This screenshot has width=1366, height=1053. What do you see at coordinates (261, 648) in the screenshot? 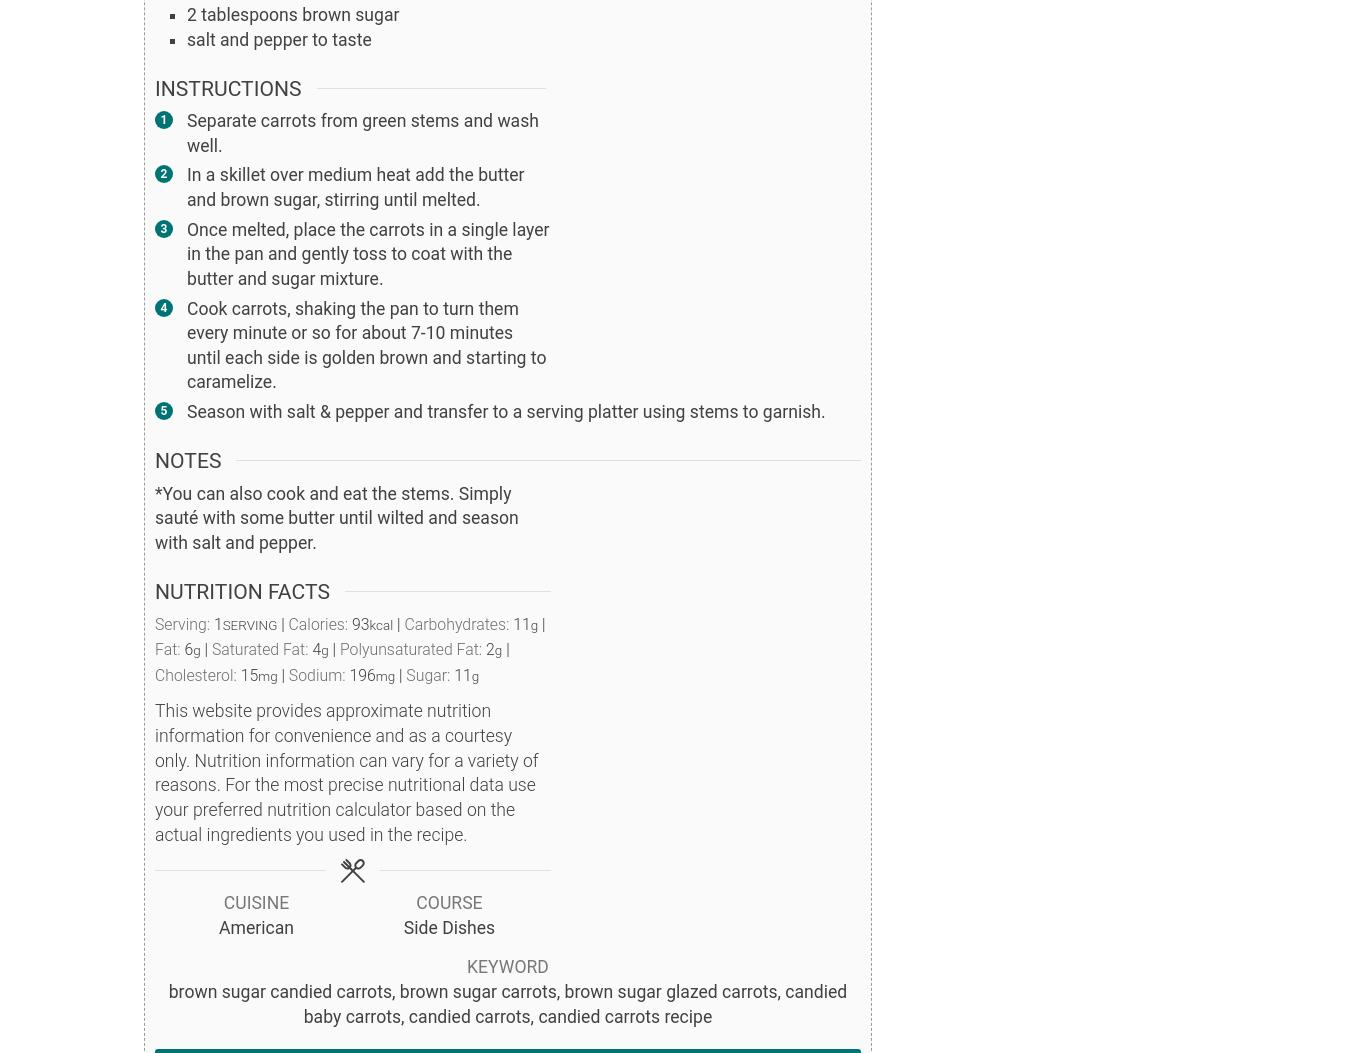
I see `'Saturated Fat:'` at bounding box center [261, 648].